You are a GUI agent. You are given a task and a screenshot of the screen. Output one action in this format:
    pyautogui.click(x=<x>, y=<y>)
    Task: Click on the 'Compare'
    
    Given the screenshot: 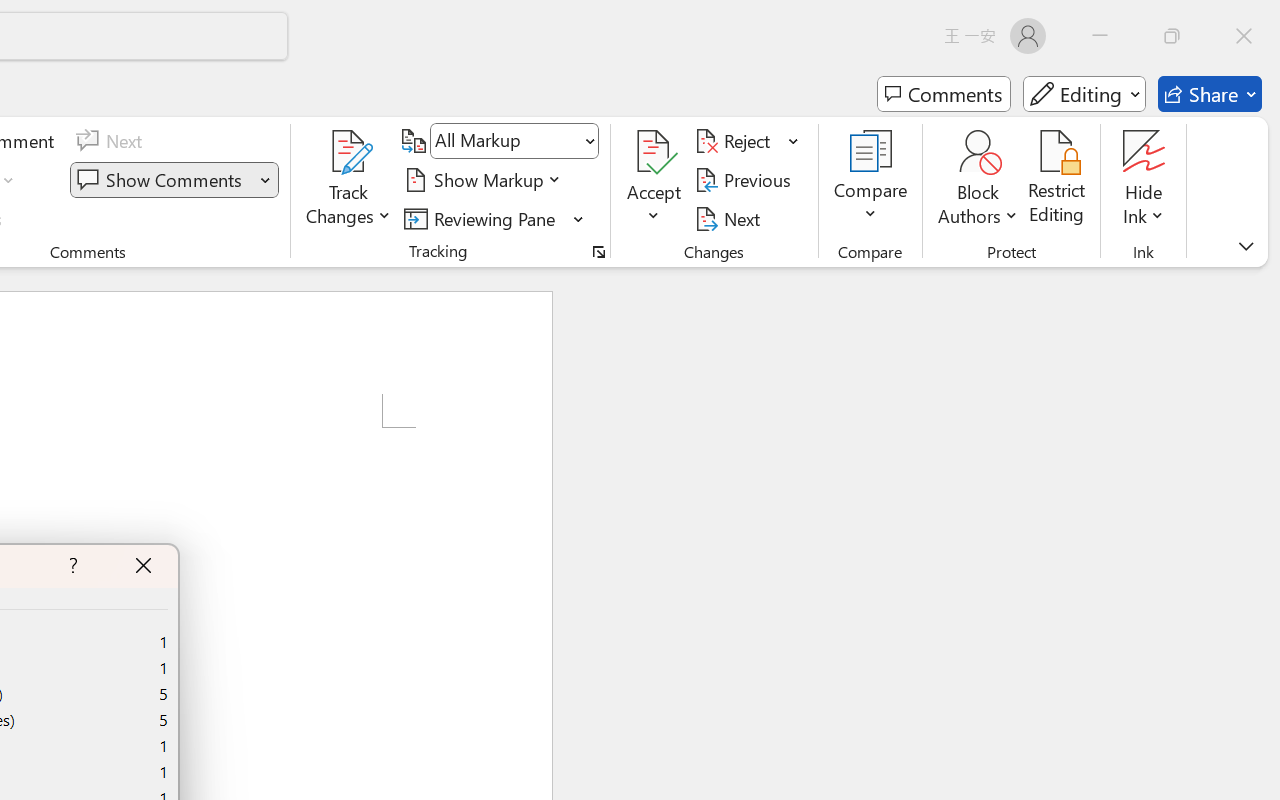 What is the action you would take?
    pyautogui.click(x=871, y=179)
    